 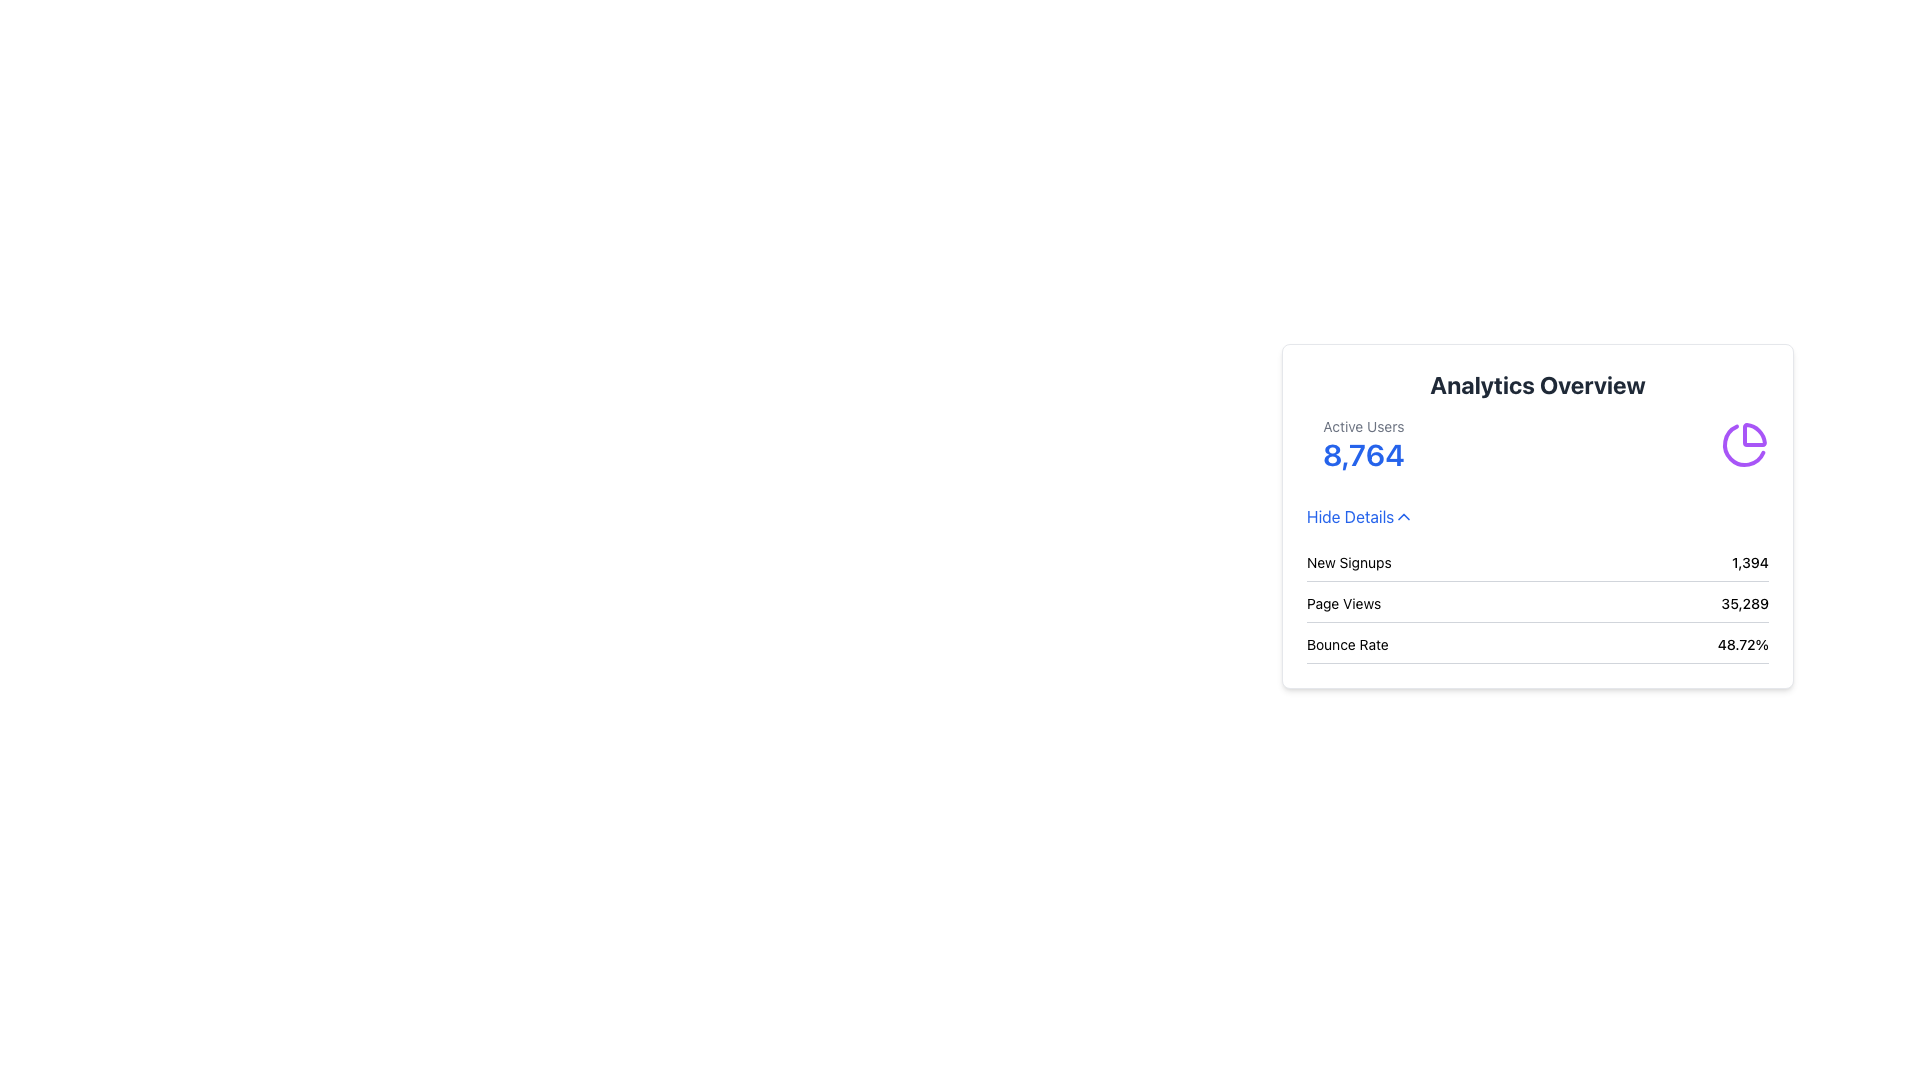 I want to click on displayed numerical value from the Text Display element located below the 'Active Users' label in the analytics overview section, so click(x=1362, y=455).